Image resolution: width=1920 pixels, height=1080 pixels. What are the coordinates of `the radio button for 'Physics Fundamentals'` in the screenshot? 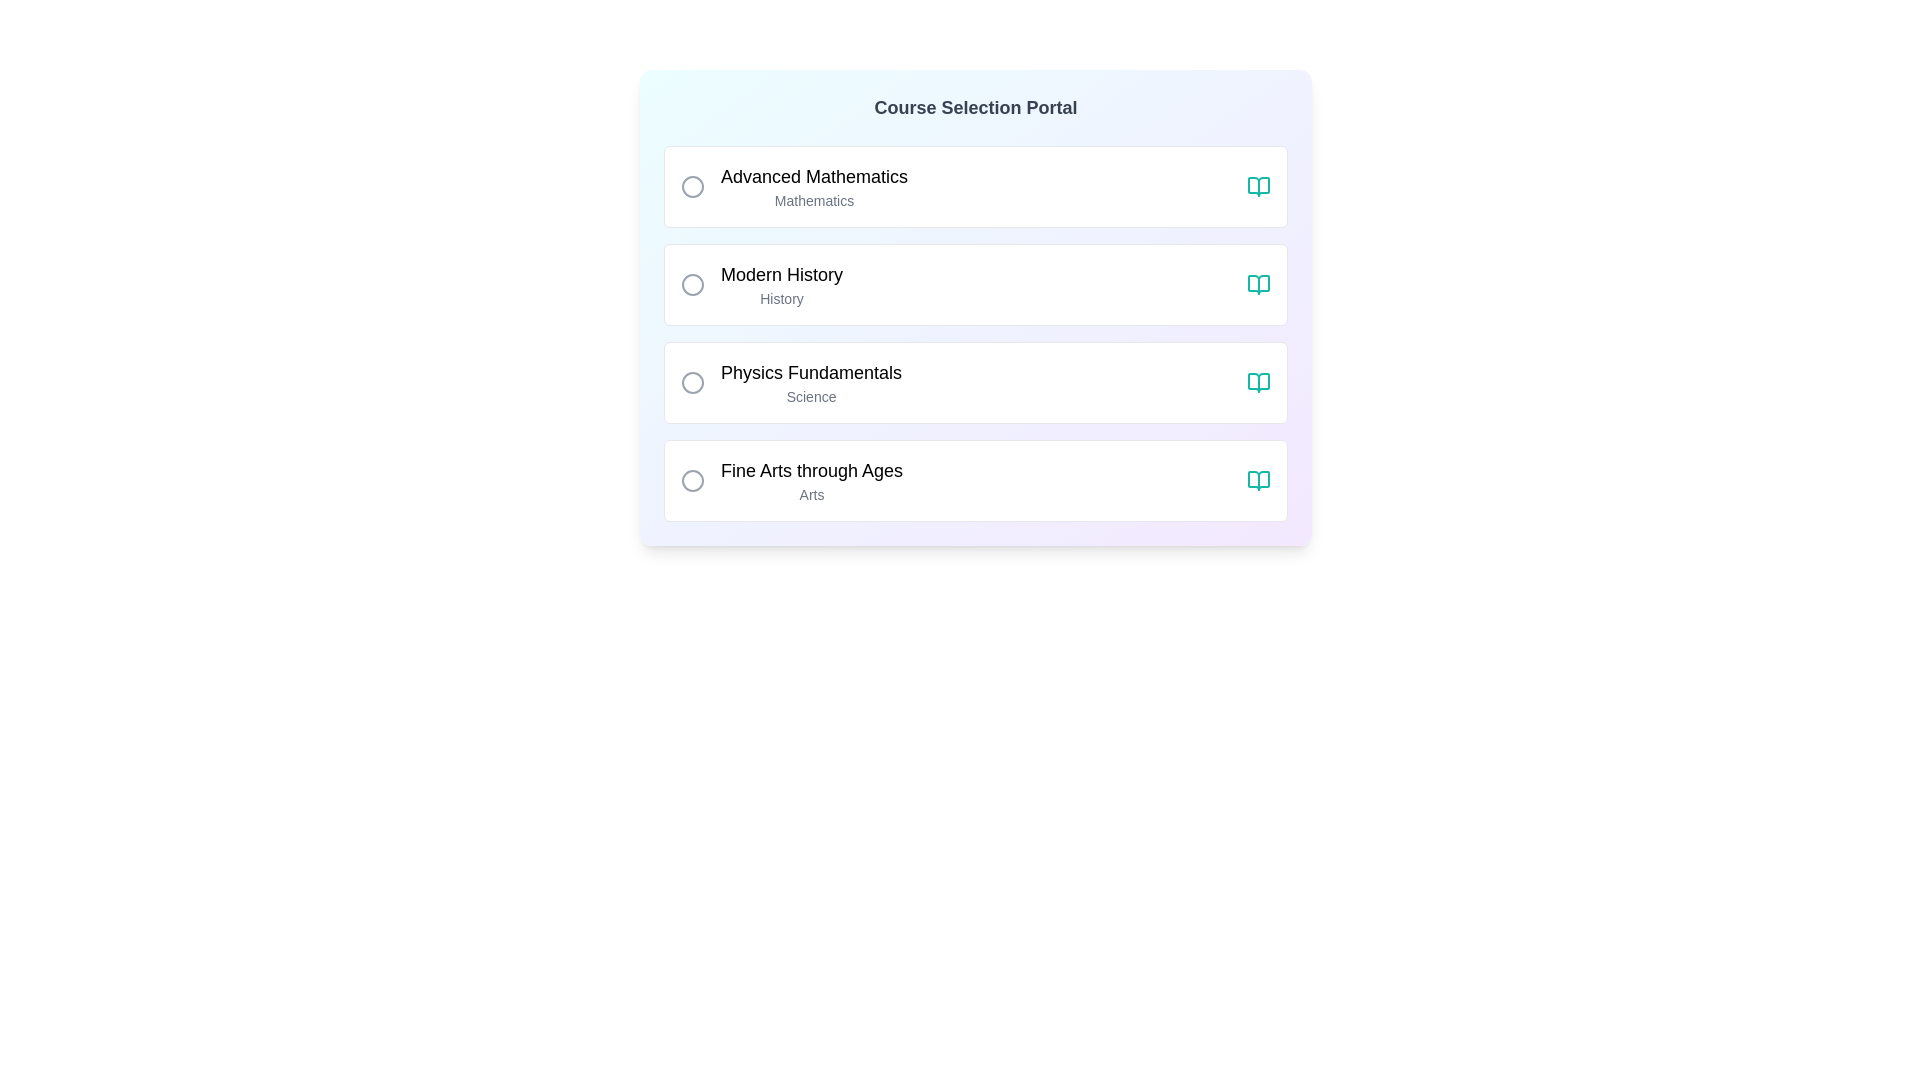 It's located at (692, 382).